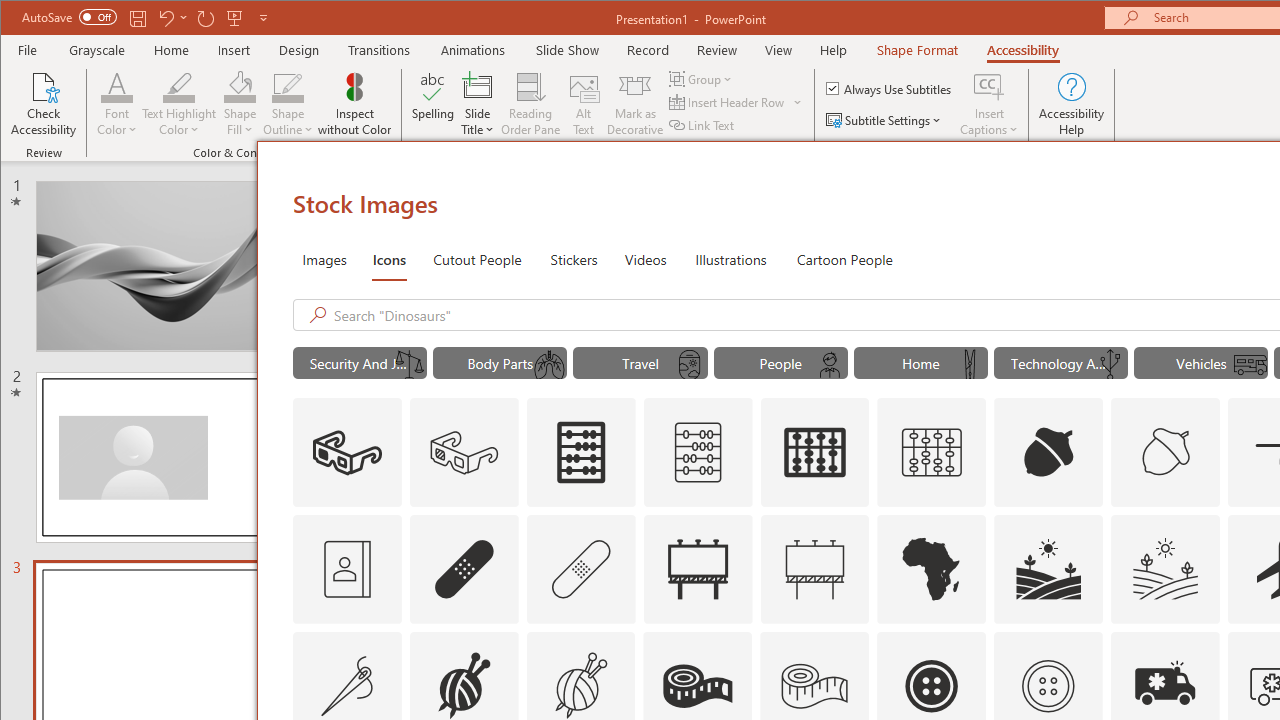 The height and width of the screenshot is (720, 1280). I want to click on '"Travel" Icons.', so click(640, 362).